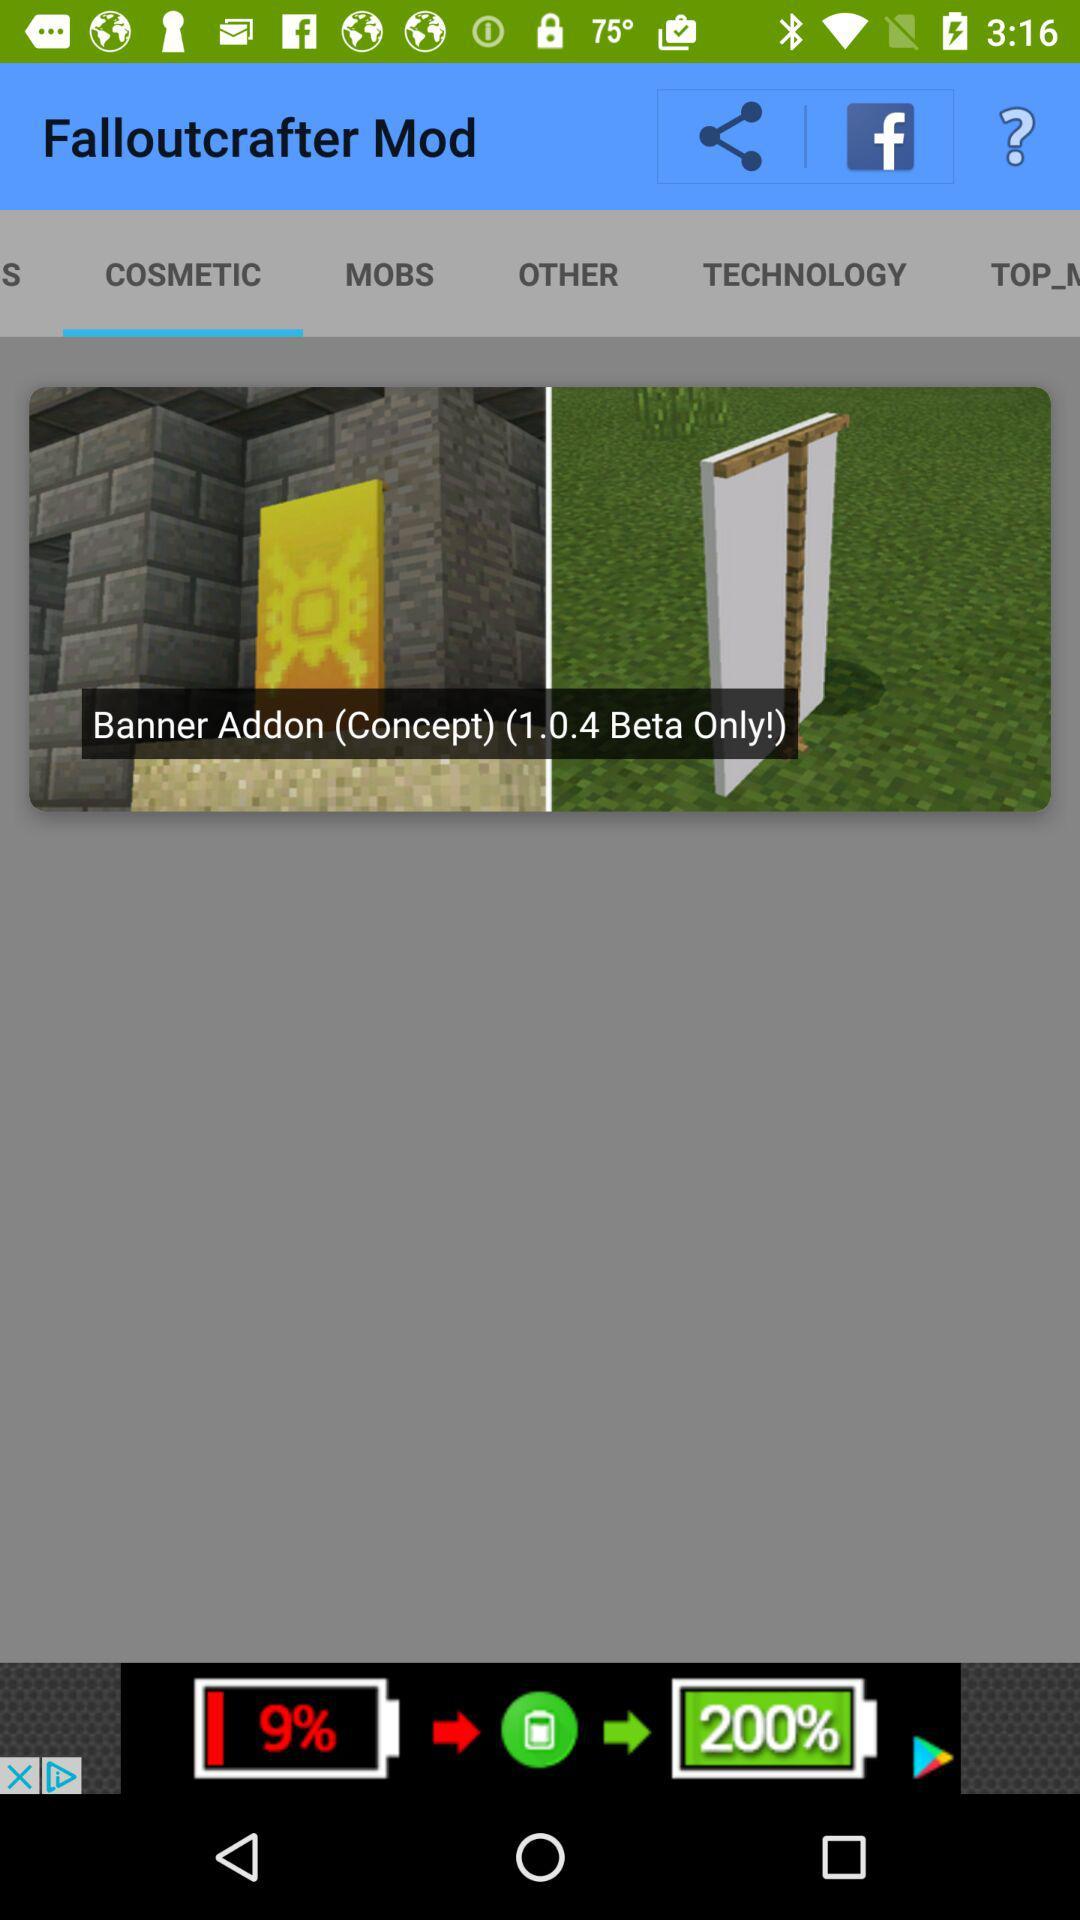  I want to click on facebook icon, so click(879, 136).